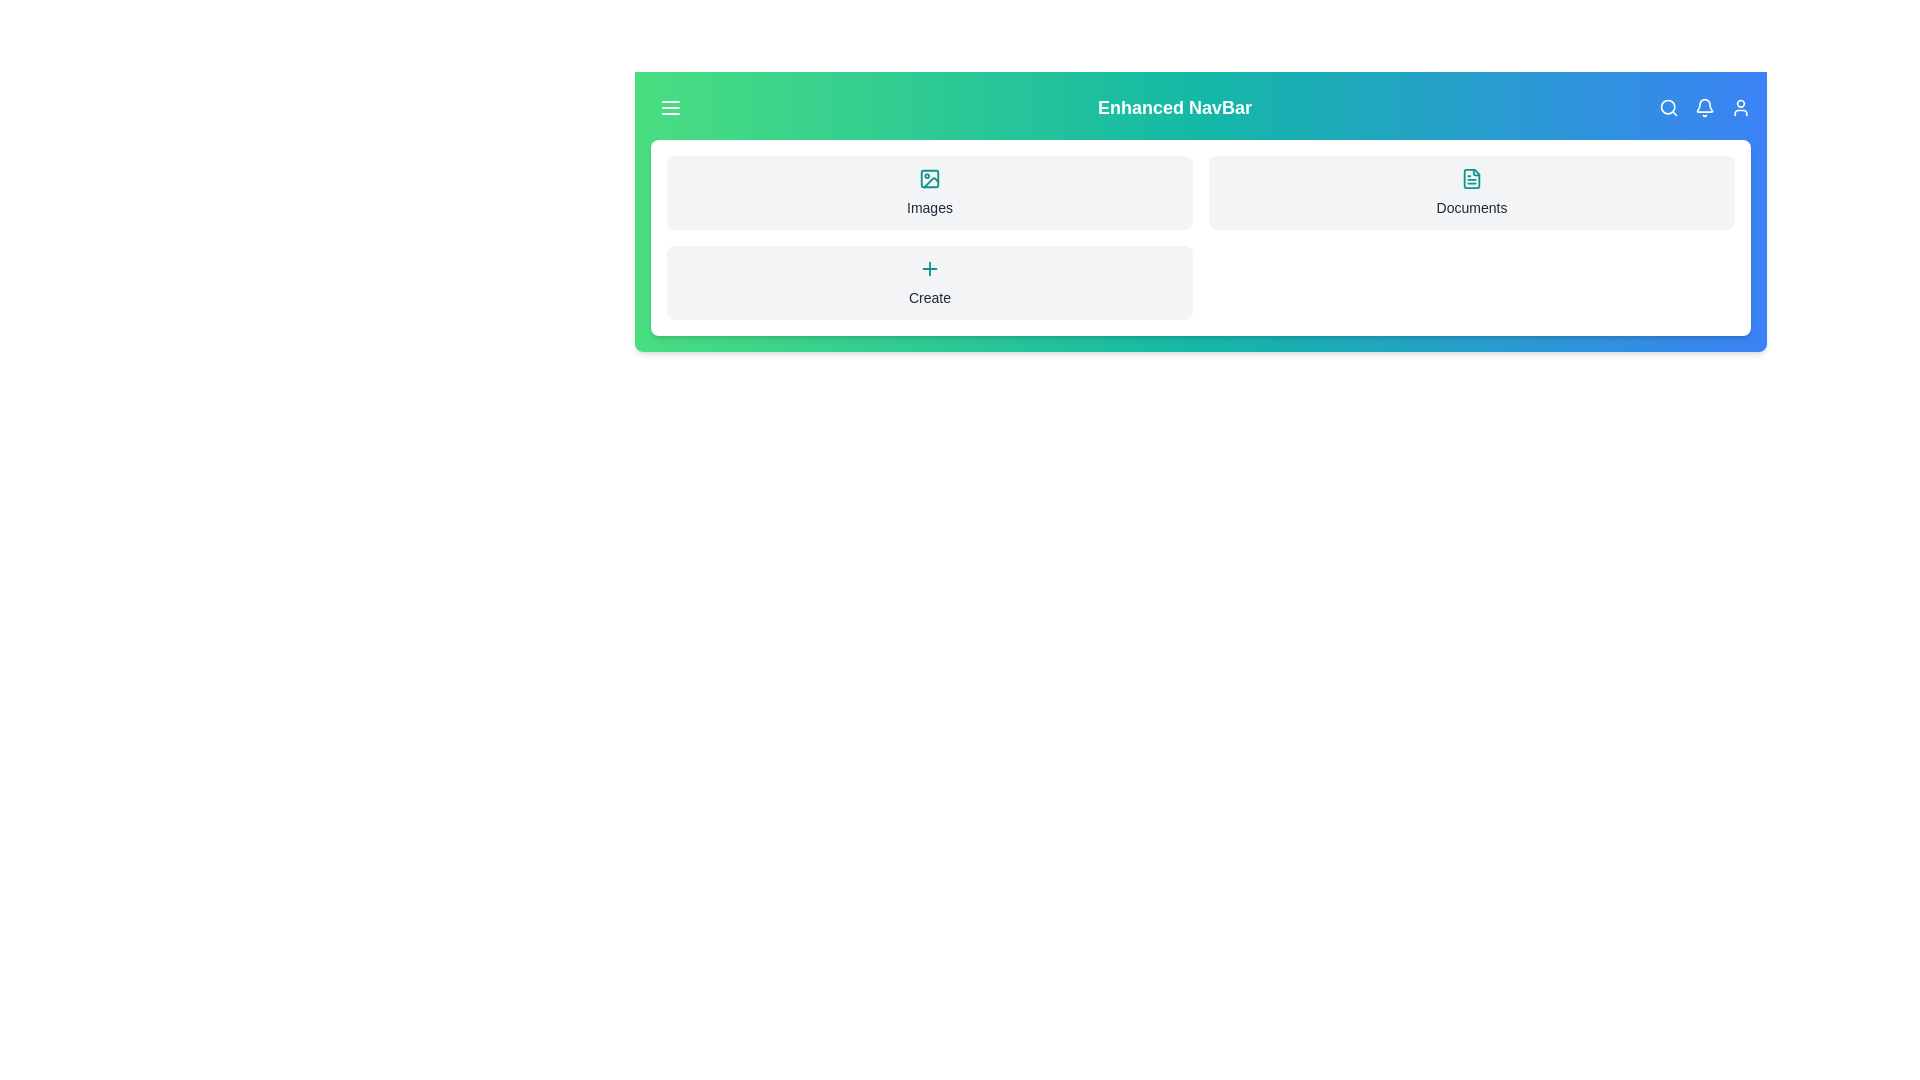  What do you see at coordinates (929, 192) in the screenshot?
I see `the 'Images' button` at bounding box center [929, 192].